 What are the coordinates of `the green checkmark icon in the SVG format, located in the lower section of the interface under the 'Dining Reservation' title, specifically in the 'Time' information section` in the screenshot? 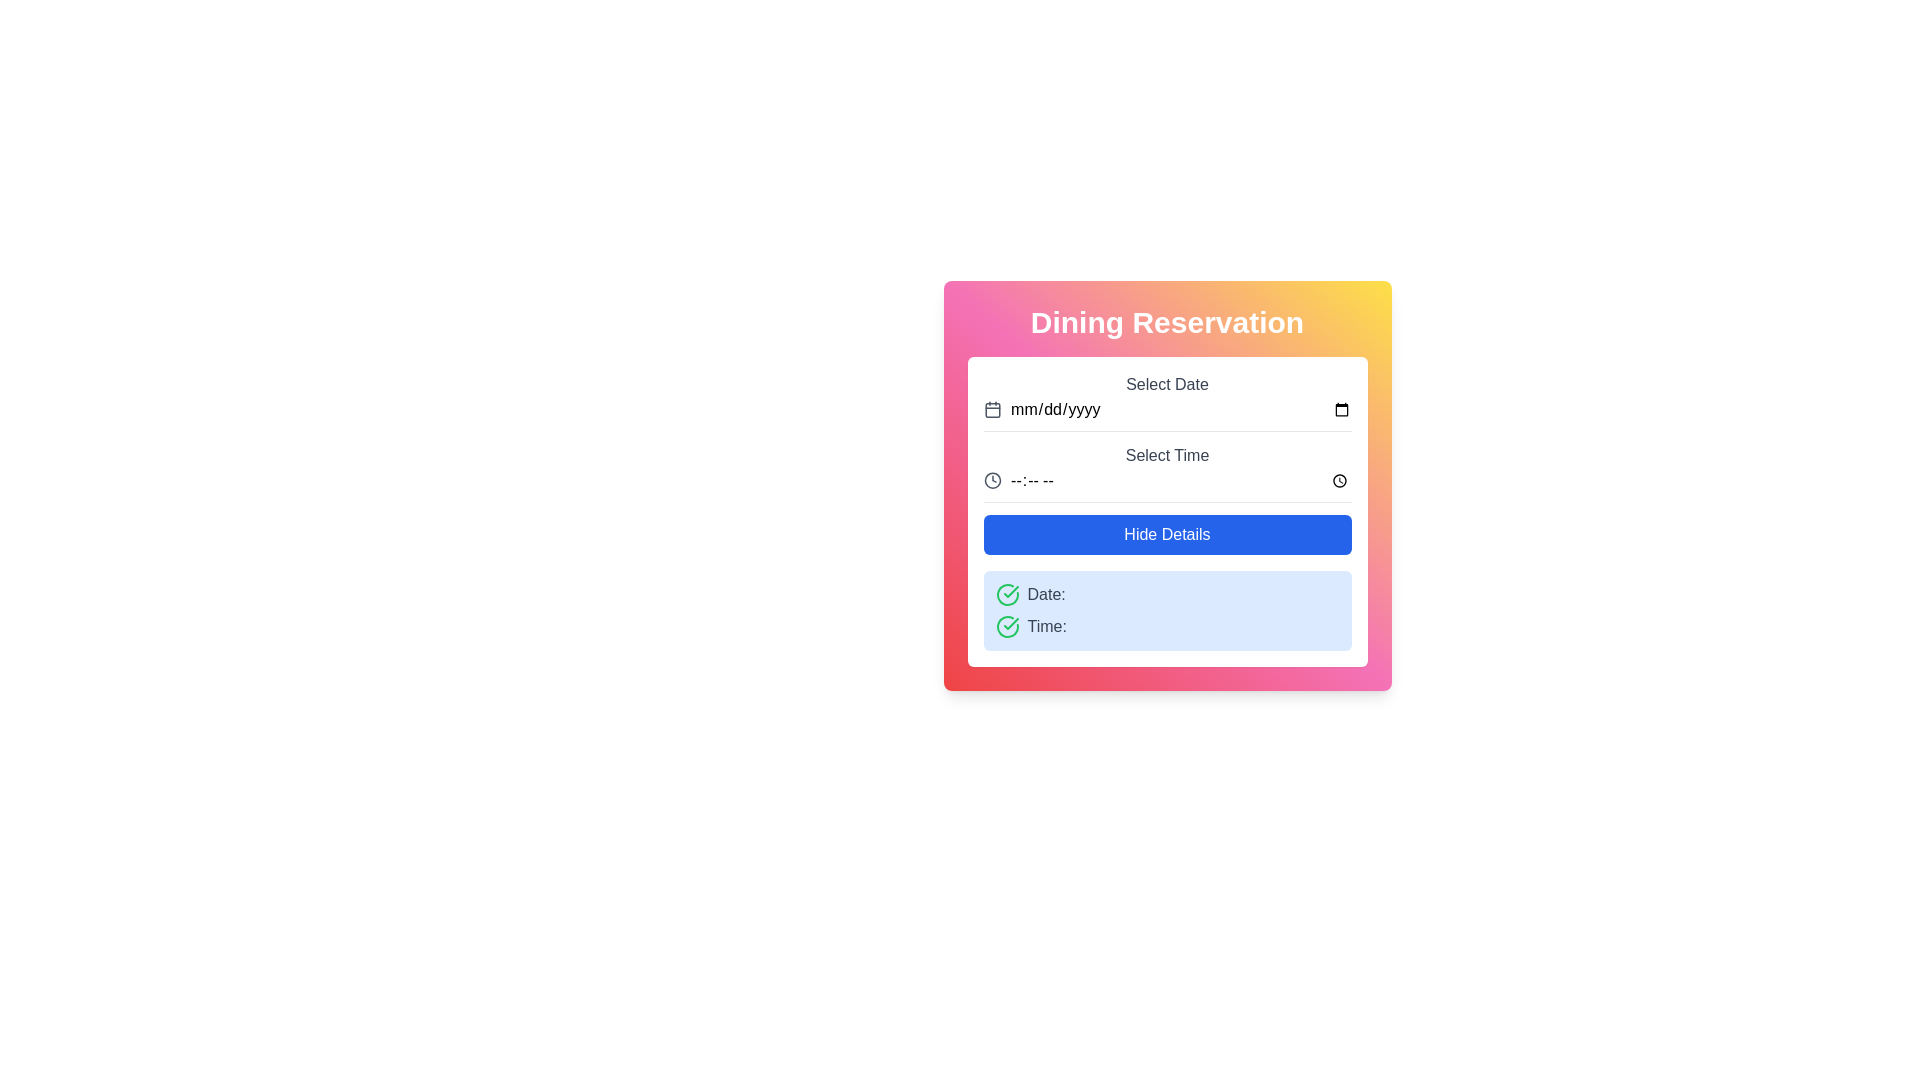 It's located at (1011, 590).